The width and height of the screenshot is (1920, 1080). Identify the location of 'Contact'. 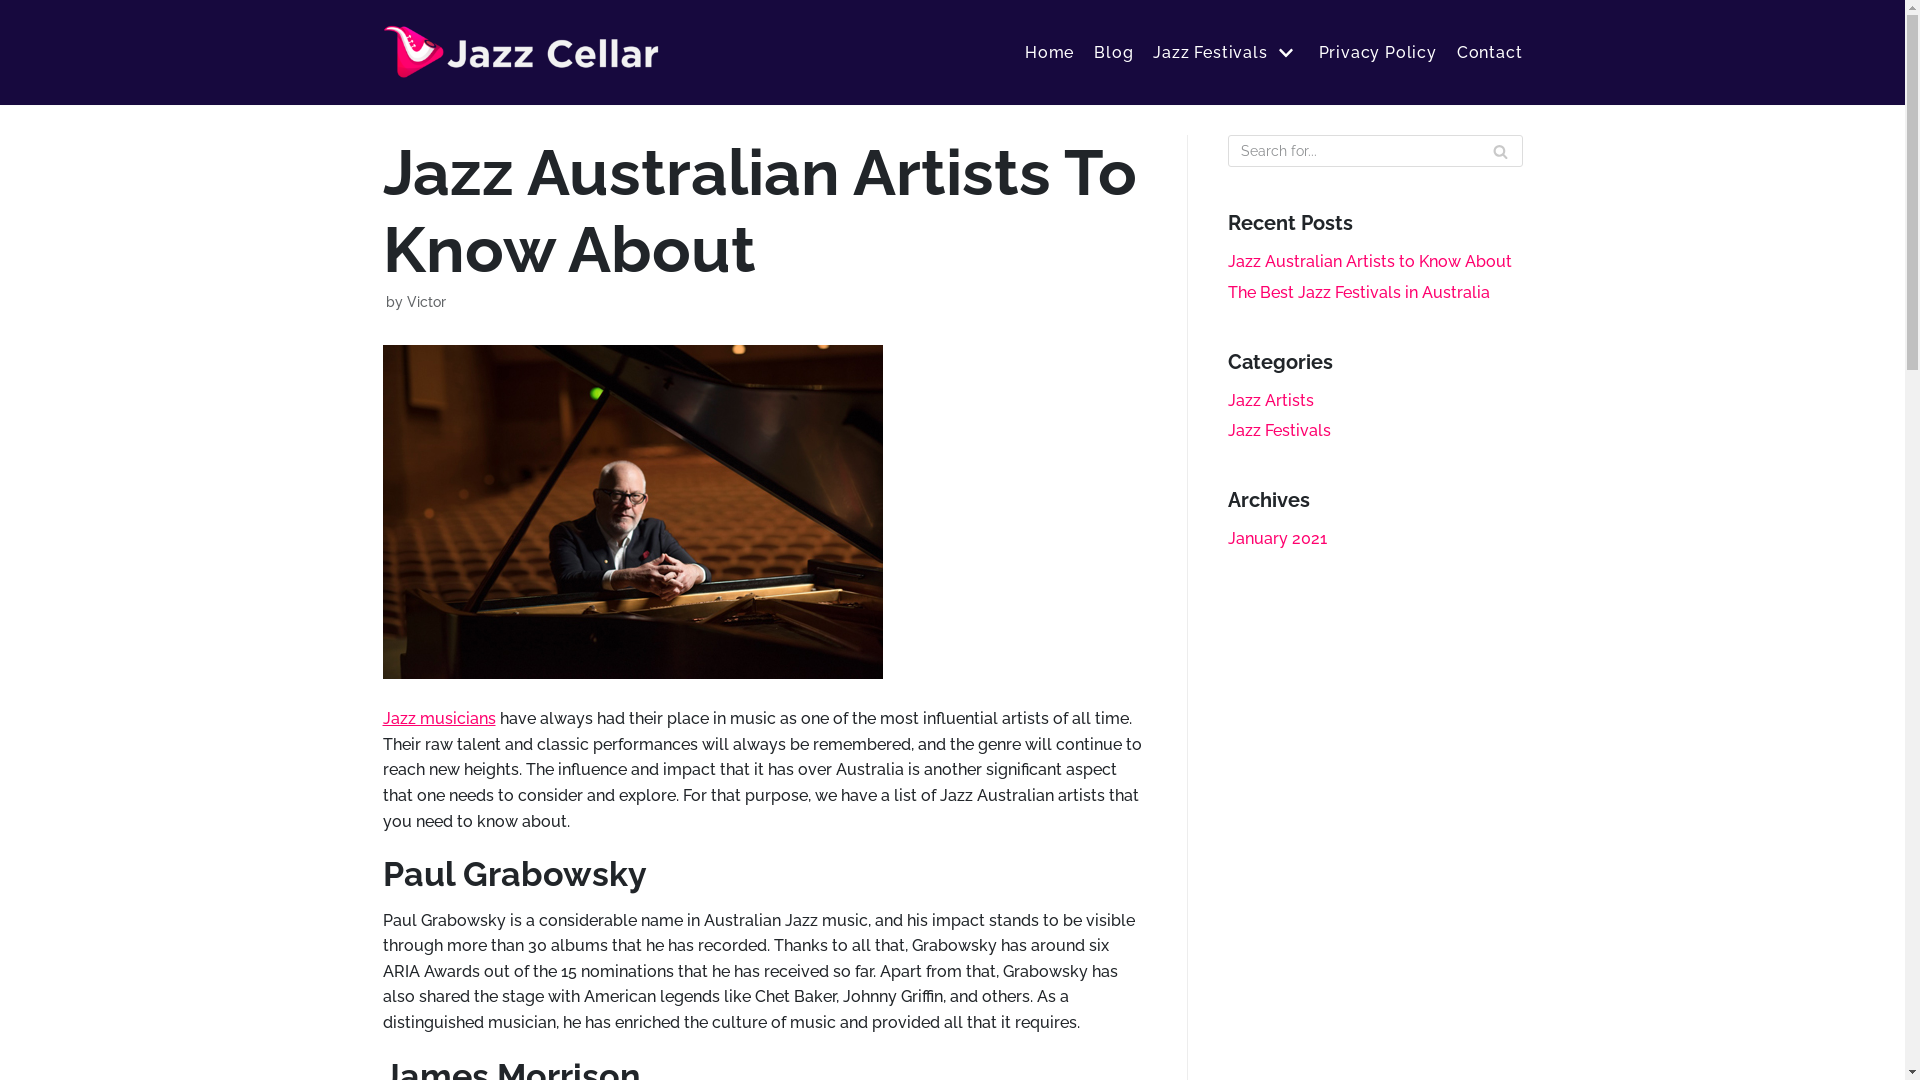
(1457, 52).